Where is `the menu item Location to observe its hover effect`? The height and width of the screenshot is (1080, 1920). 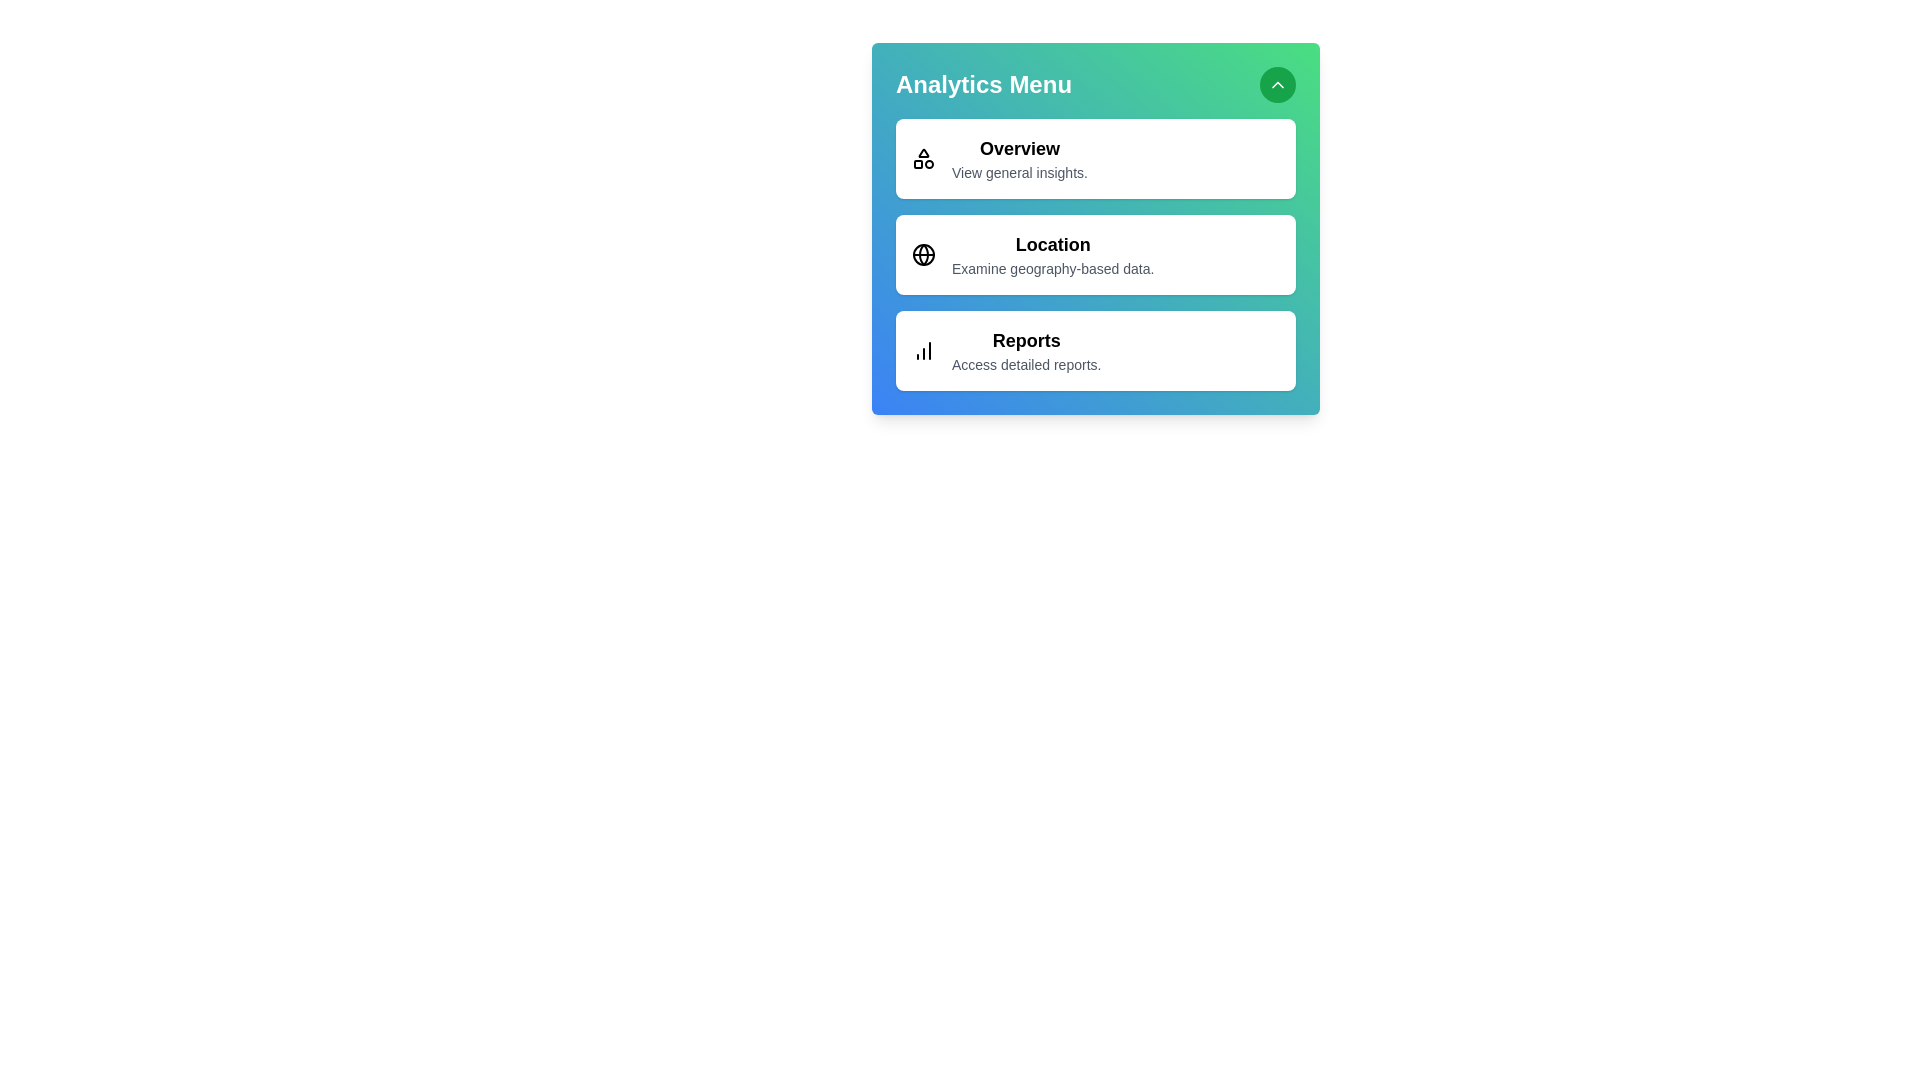
the menu item Location to observe its hover effect is located at coordinates (1094, 253).